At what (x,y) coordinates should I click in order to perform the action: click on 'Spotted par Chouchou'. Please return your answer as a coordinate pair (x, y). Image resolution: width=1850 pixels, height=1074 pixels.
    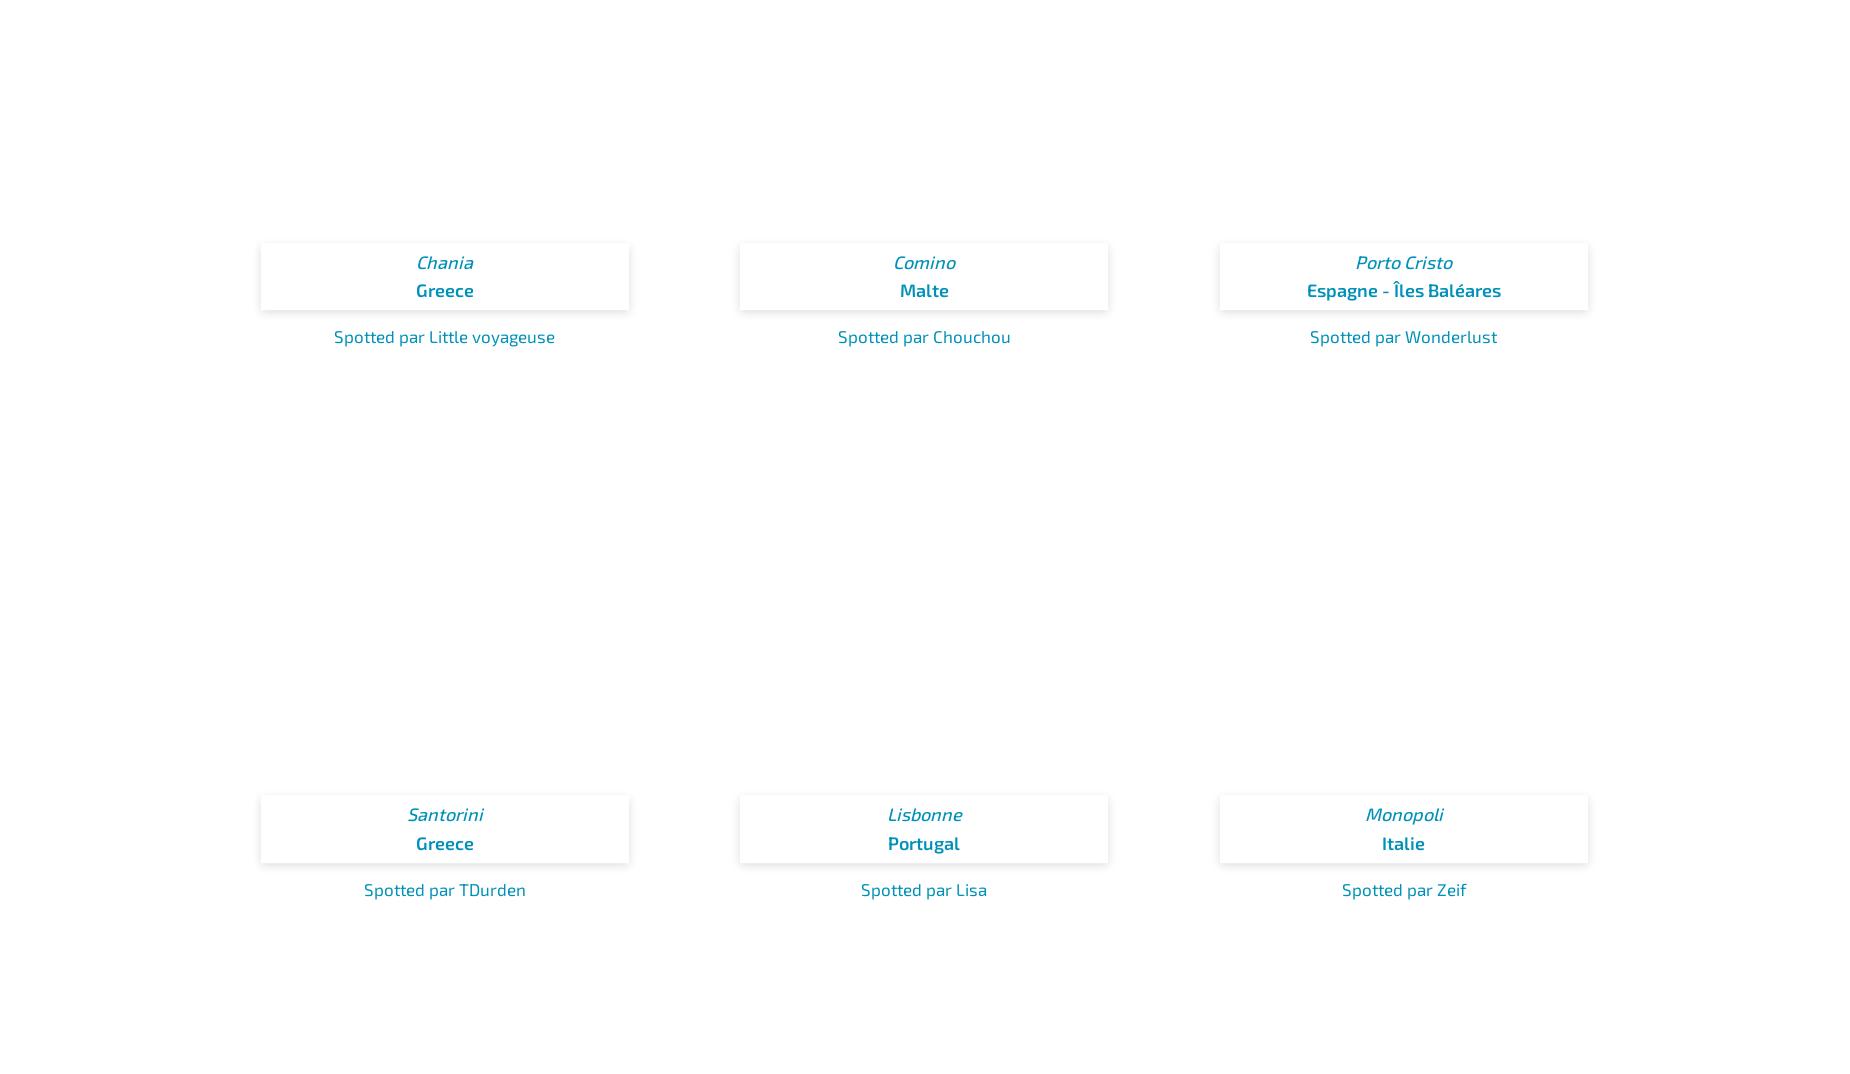
    Looking at the image, I should click on (923, 334).